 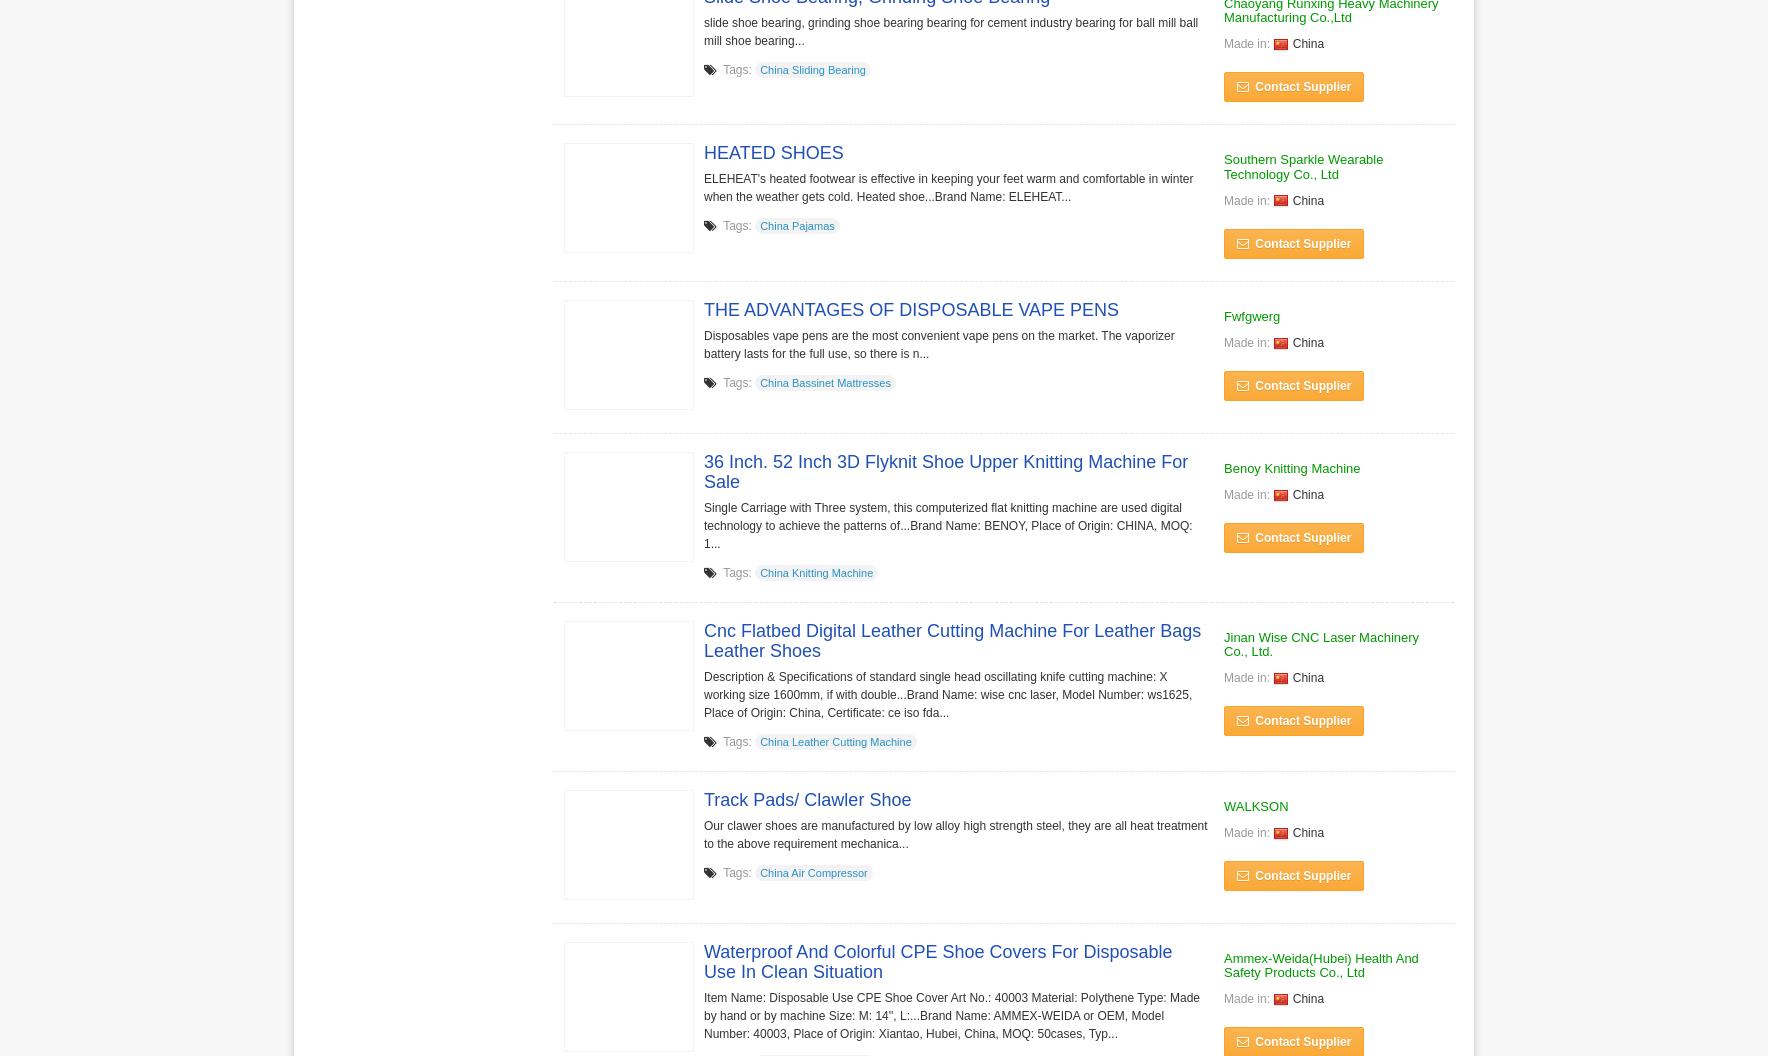 I want to click on 'China Knitting Machine', so click(x=816, y=572).